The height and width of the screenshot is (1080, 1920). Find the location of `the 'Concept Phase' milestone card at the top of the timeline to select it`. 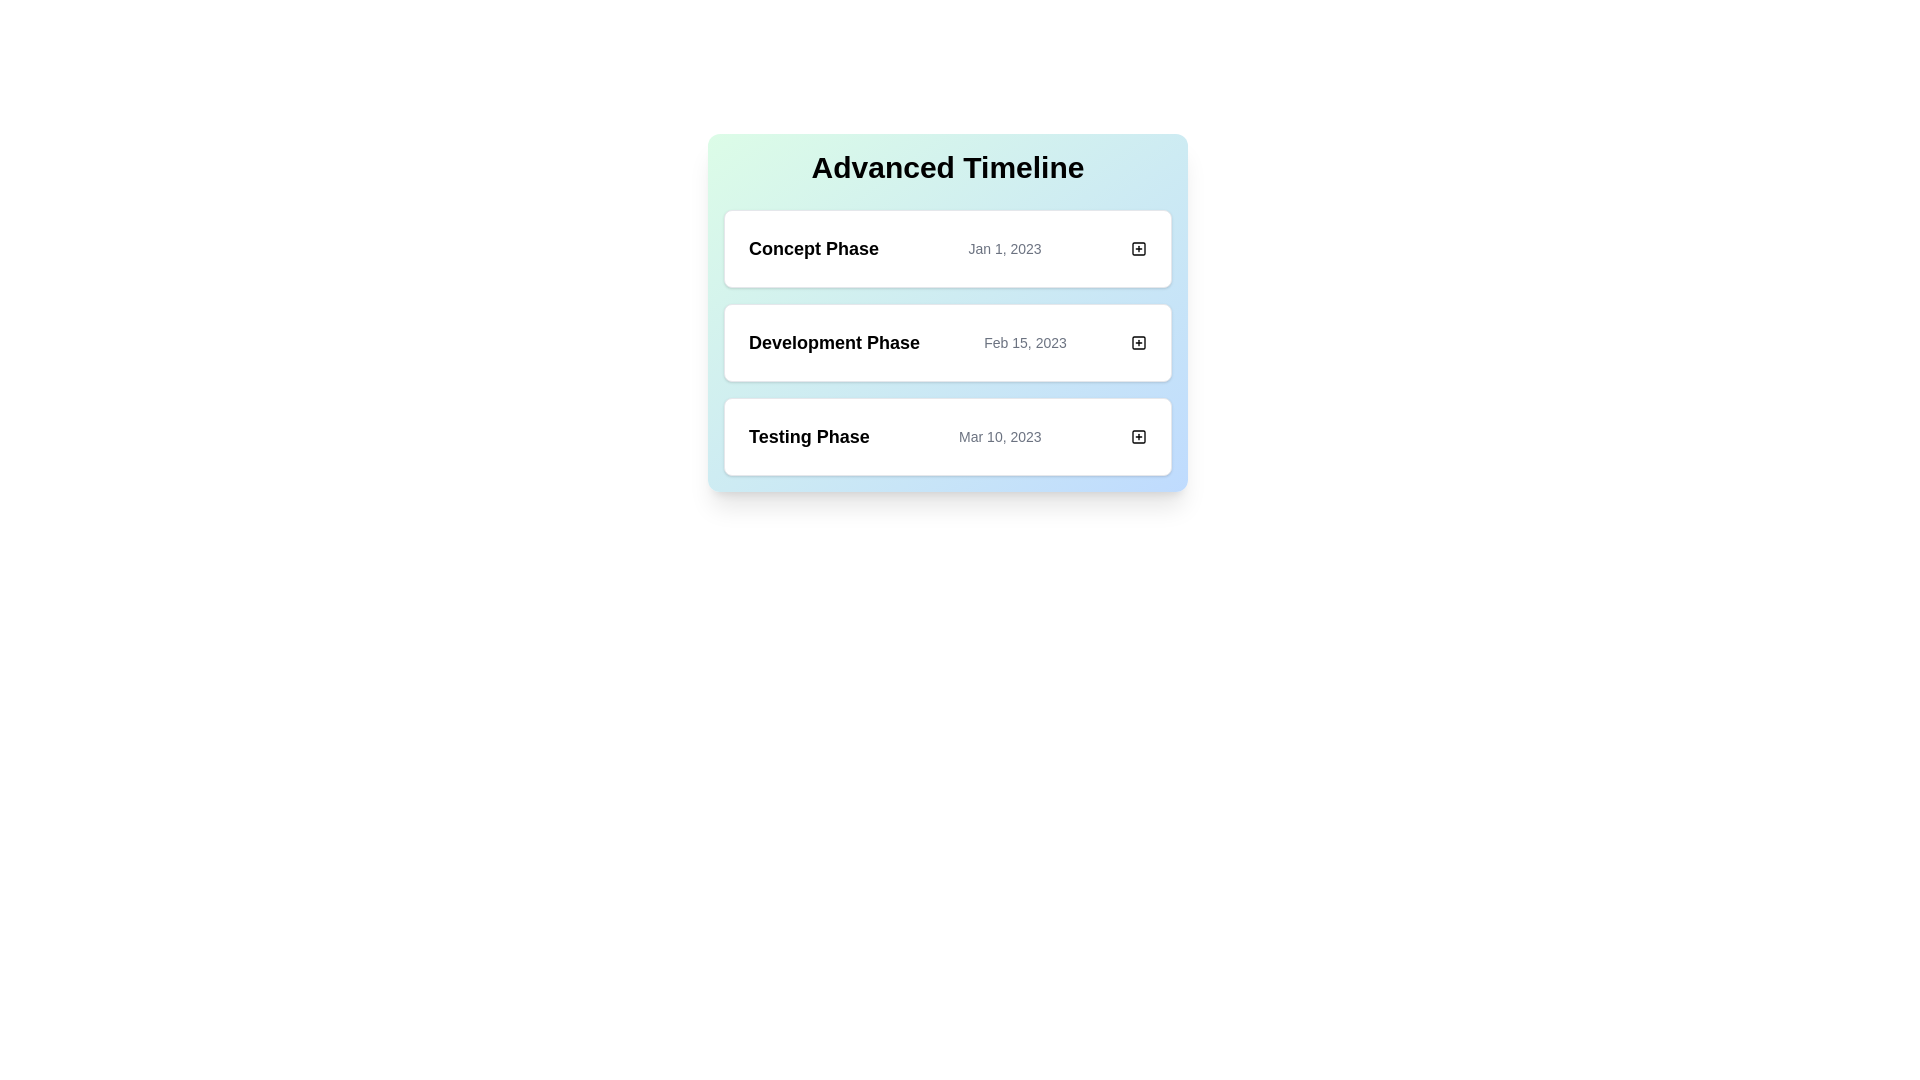

the 'Concept Phase' milestone card at the top of the timeline to select it is located at coordinates (947, 248).